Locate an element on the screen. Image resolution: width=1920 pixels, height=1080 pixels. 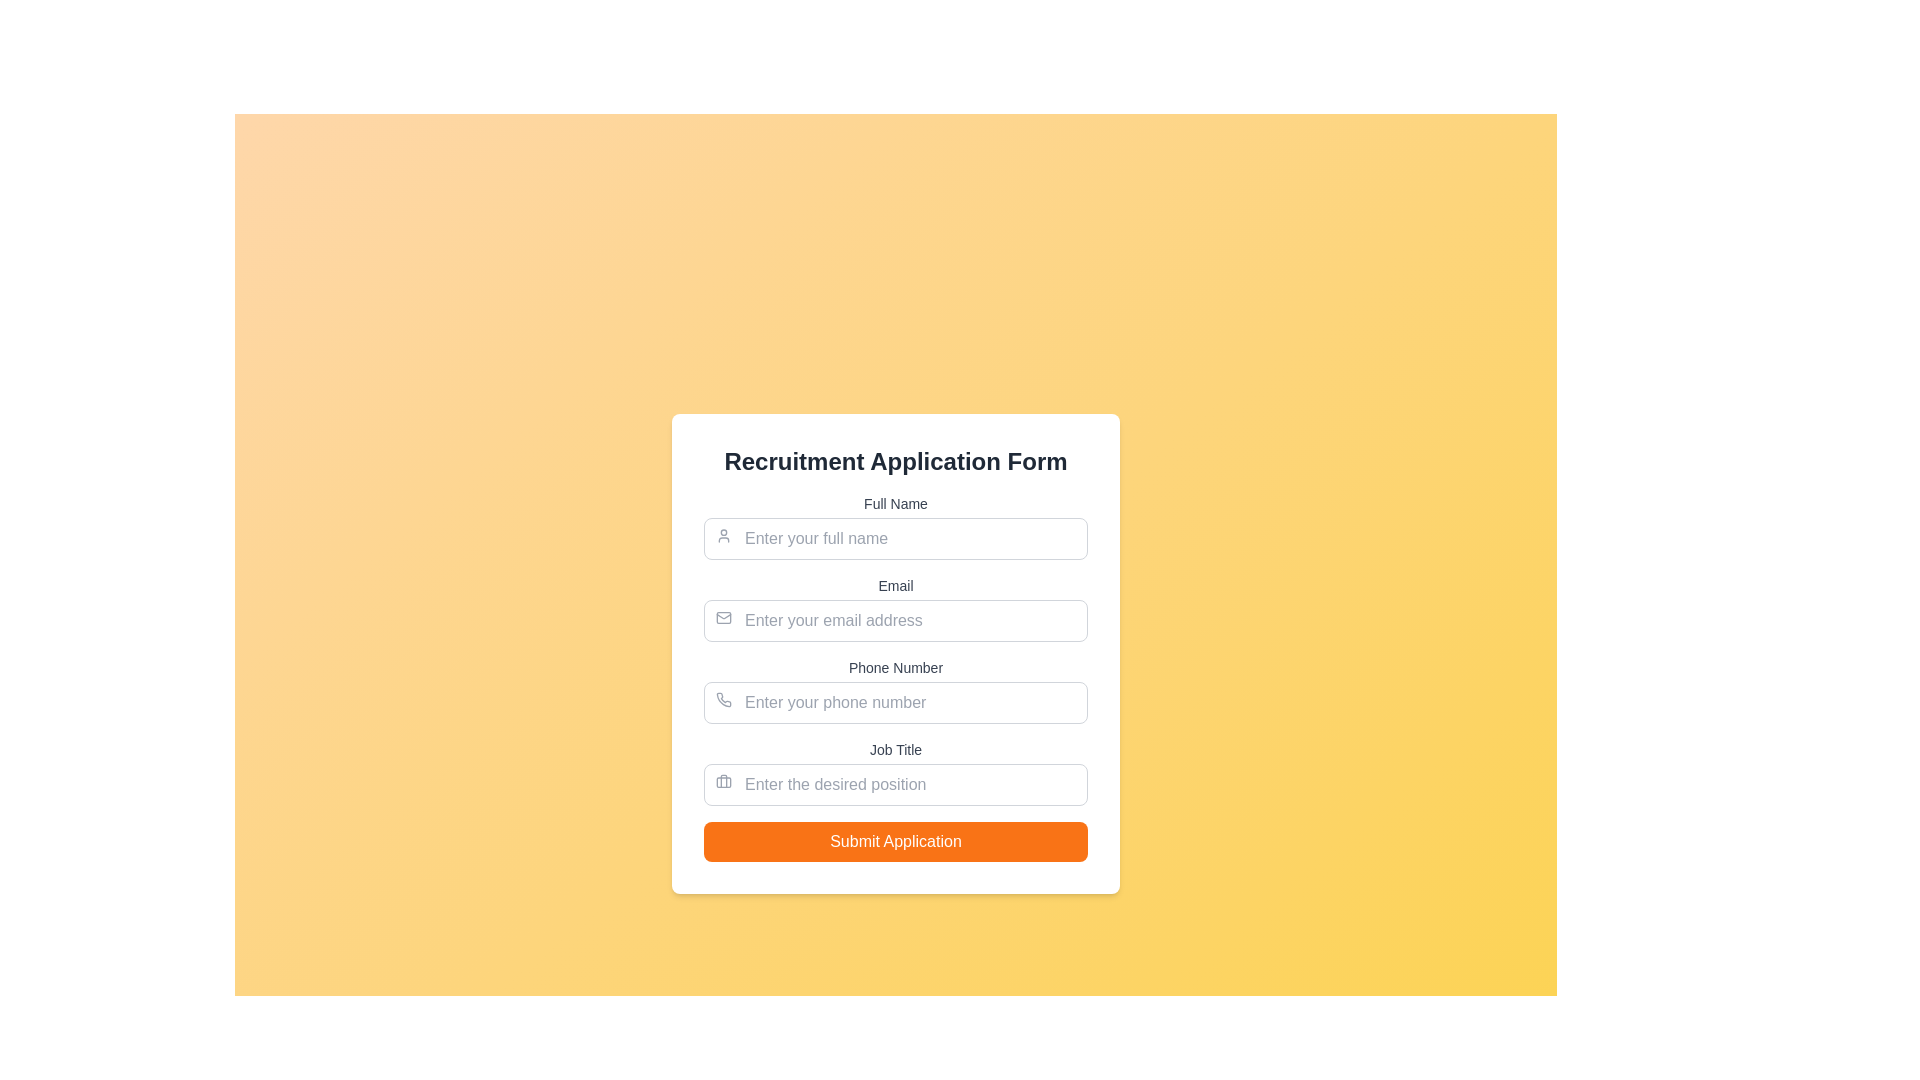
on the text input field for phone number, which is styled as a rectangular box with rounded corners and contains the placeholder text 'Enter your phone number' is located at coordinates (895, 701).